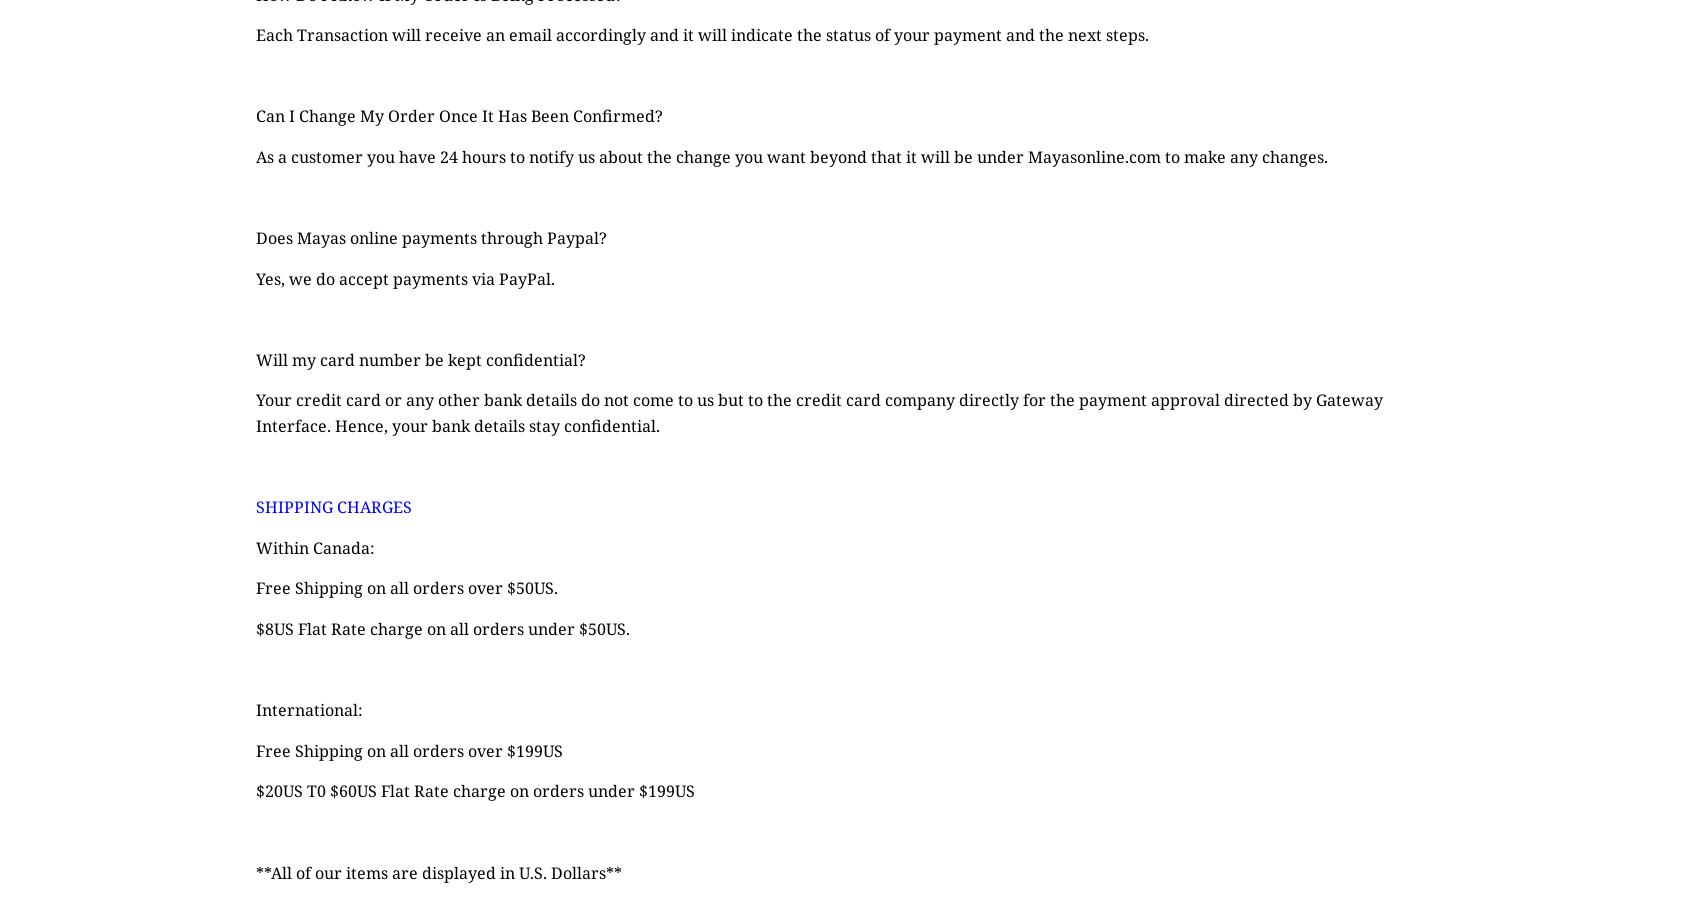  Describe the element at coordinates (458, 116) in the screenshot. I see `'Can I Change My Order Once It Has Been Confirmed?'` at that location.